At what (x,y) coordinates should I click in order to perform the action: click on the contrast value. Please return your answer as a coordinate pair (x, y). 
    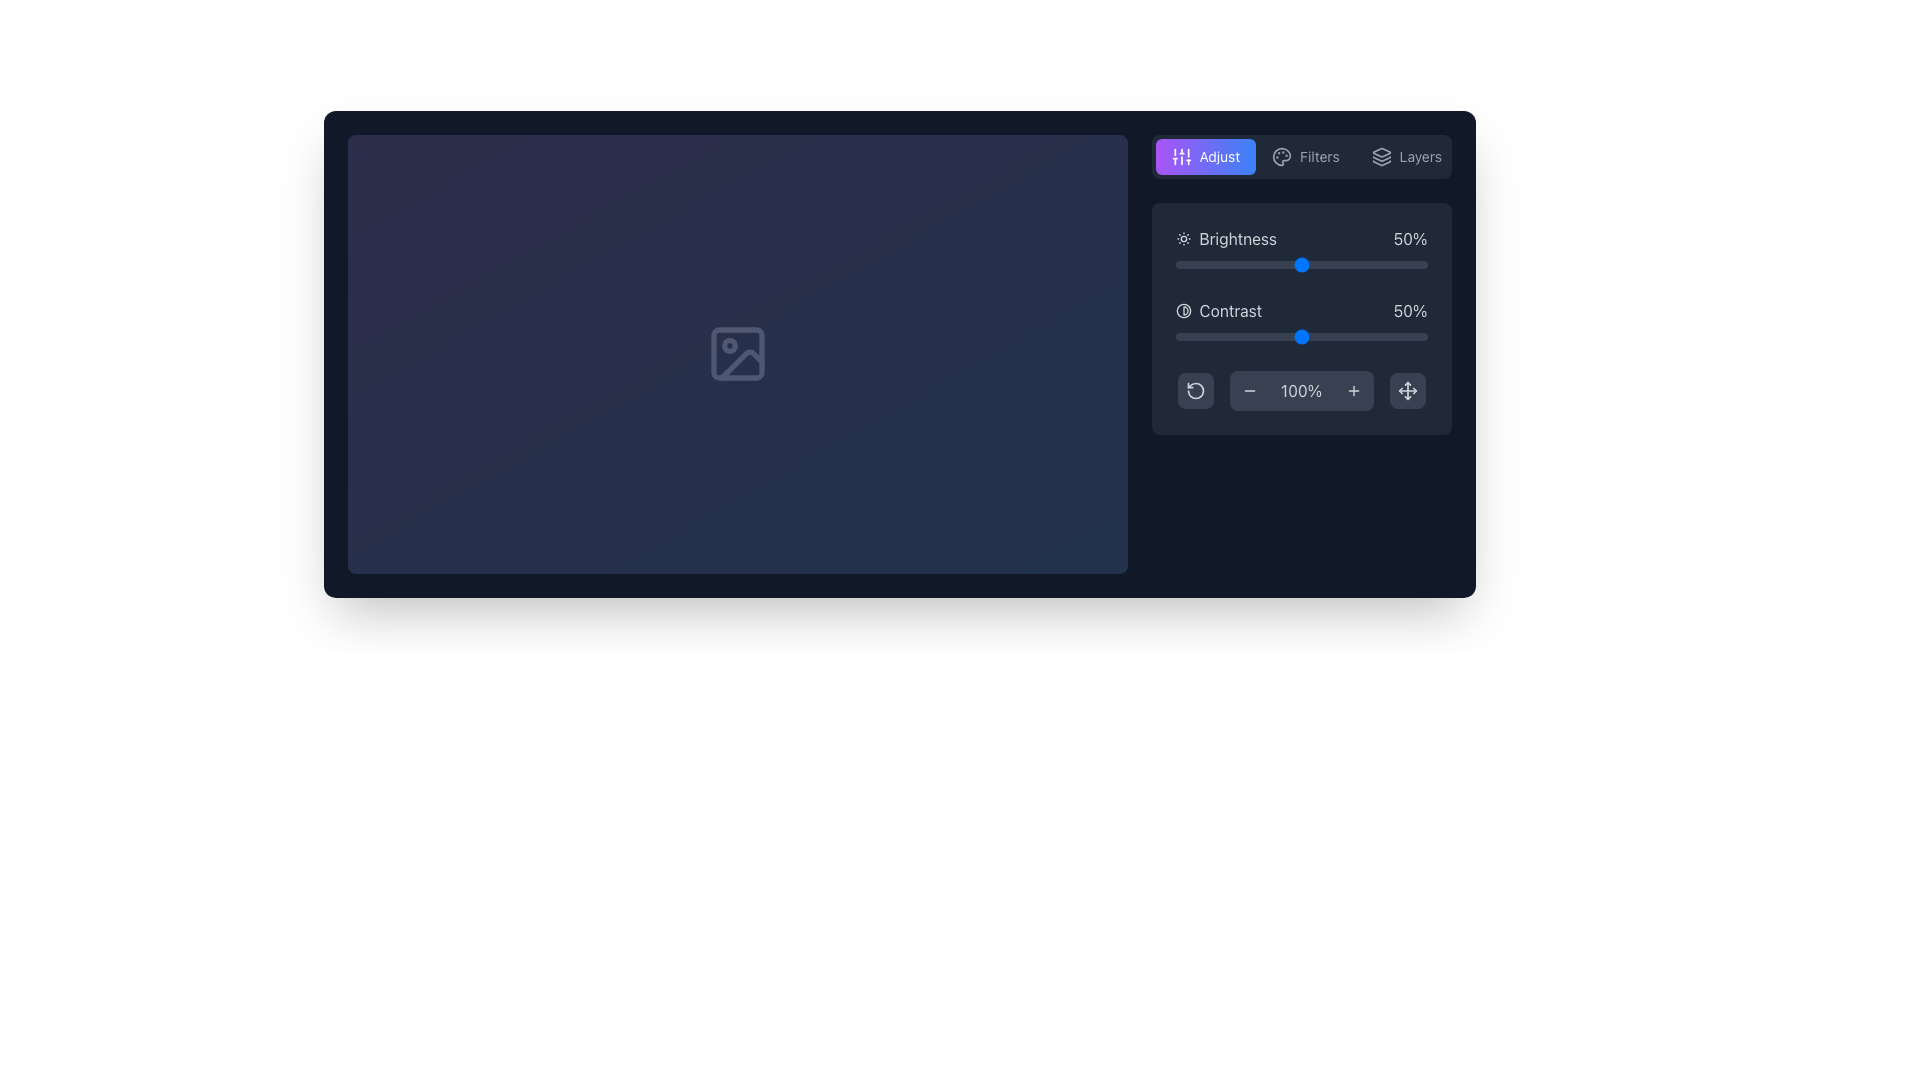
    Looking at the image, I should click on (1403, 335).